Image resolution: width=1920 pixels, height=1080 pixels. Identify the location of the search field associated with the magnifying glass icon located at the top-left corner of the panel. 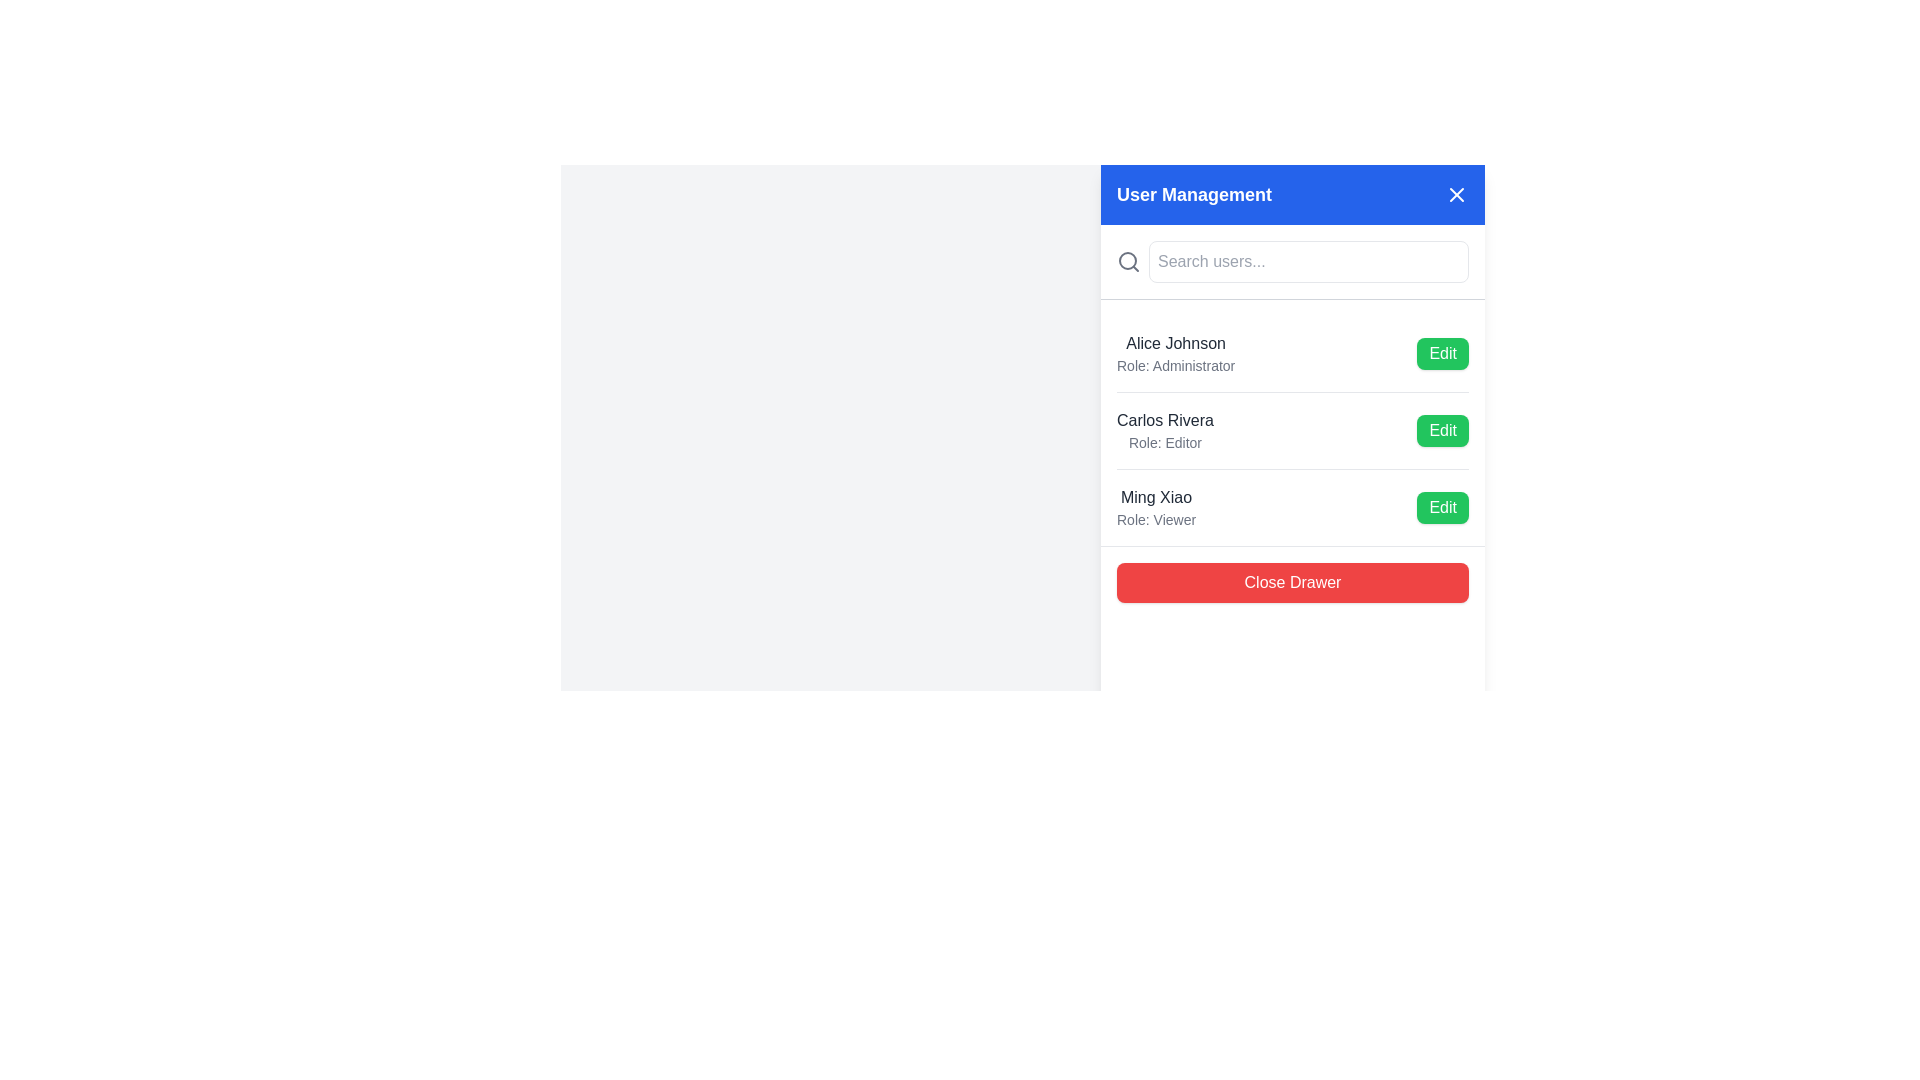
(1128, 261).